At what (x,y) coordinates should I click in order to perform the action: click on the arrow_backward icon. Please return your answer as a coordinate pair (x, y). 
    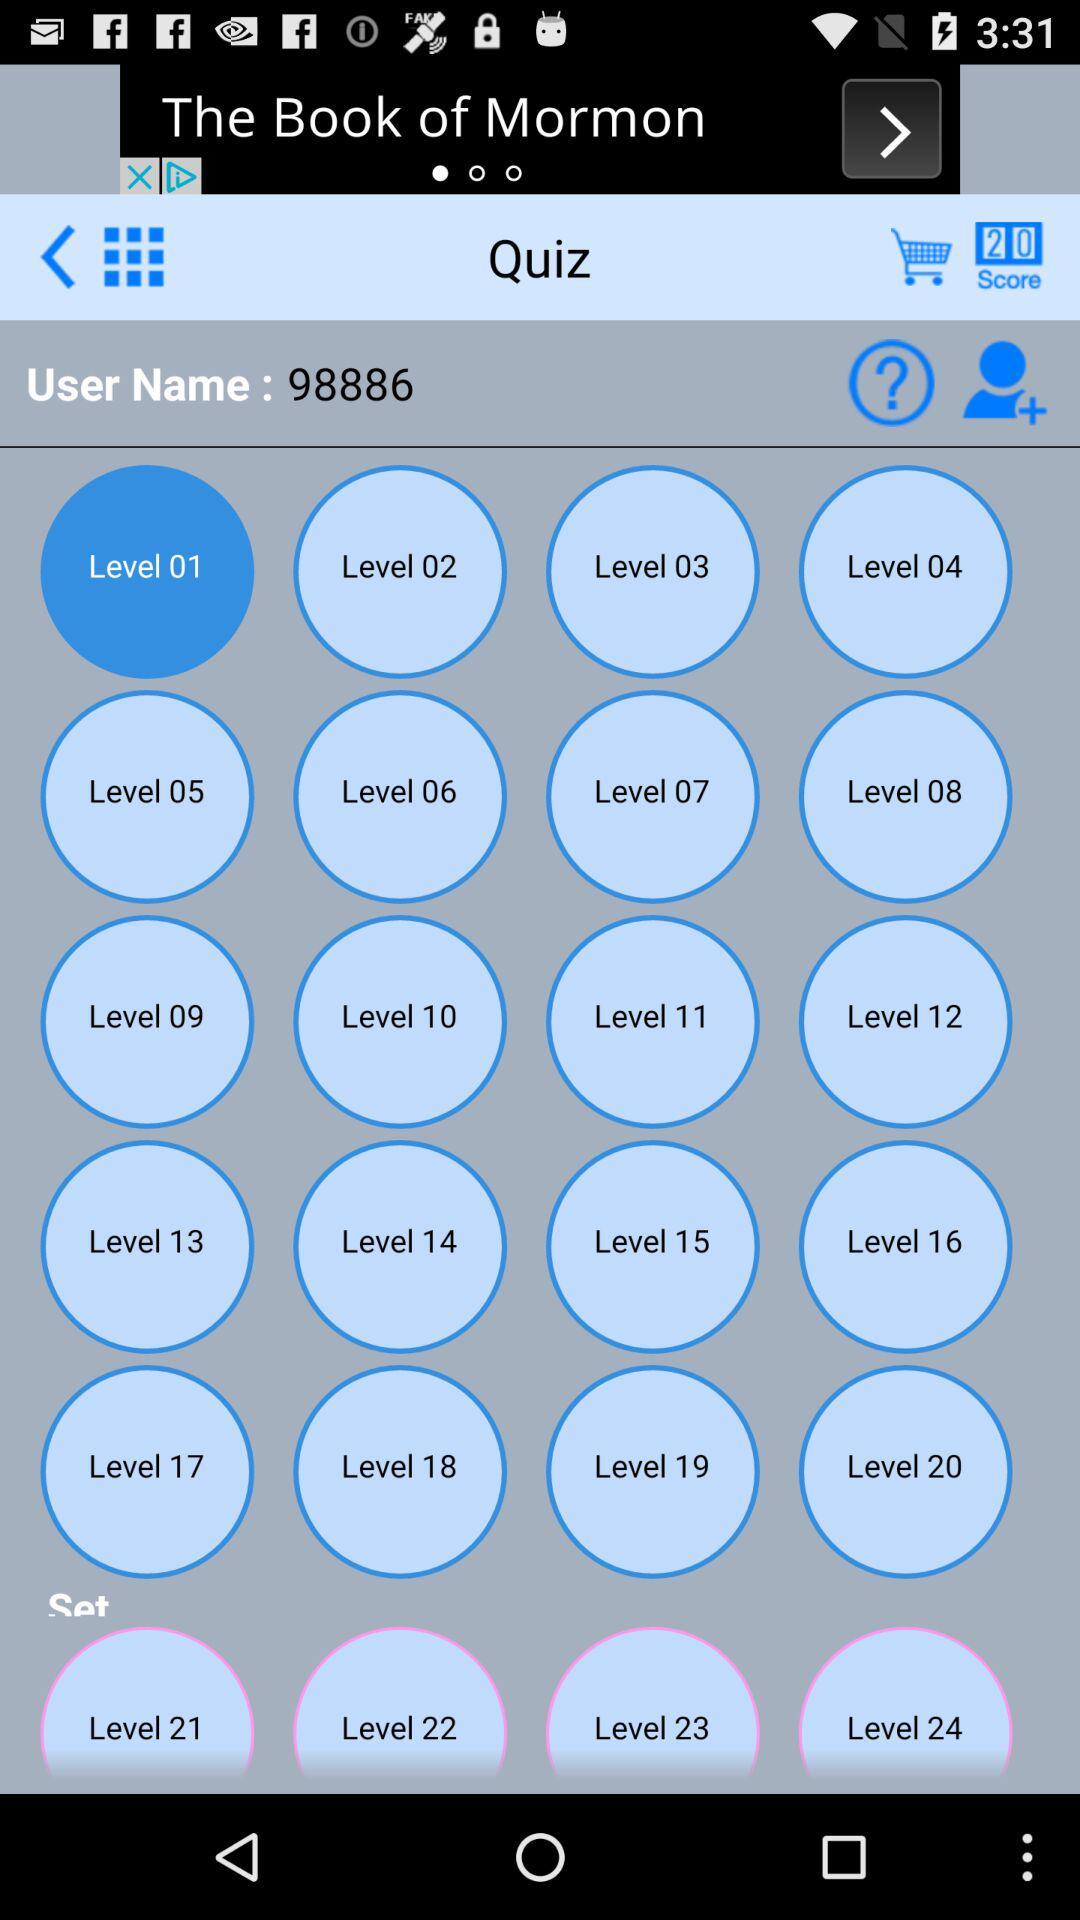
    Looking at the image, I should click on (56, 273).